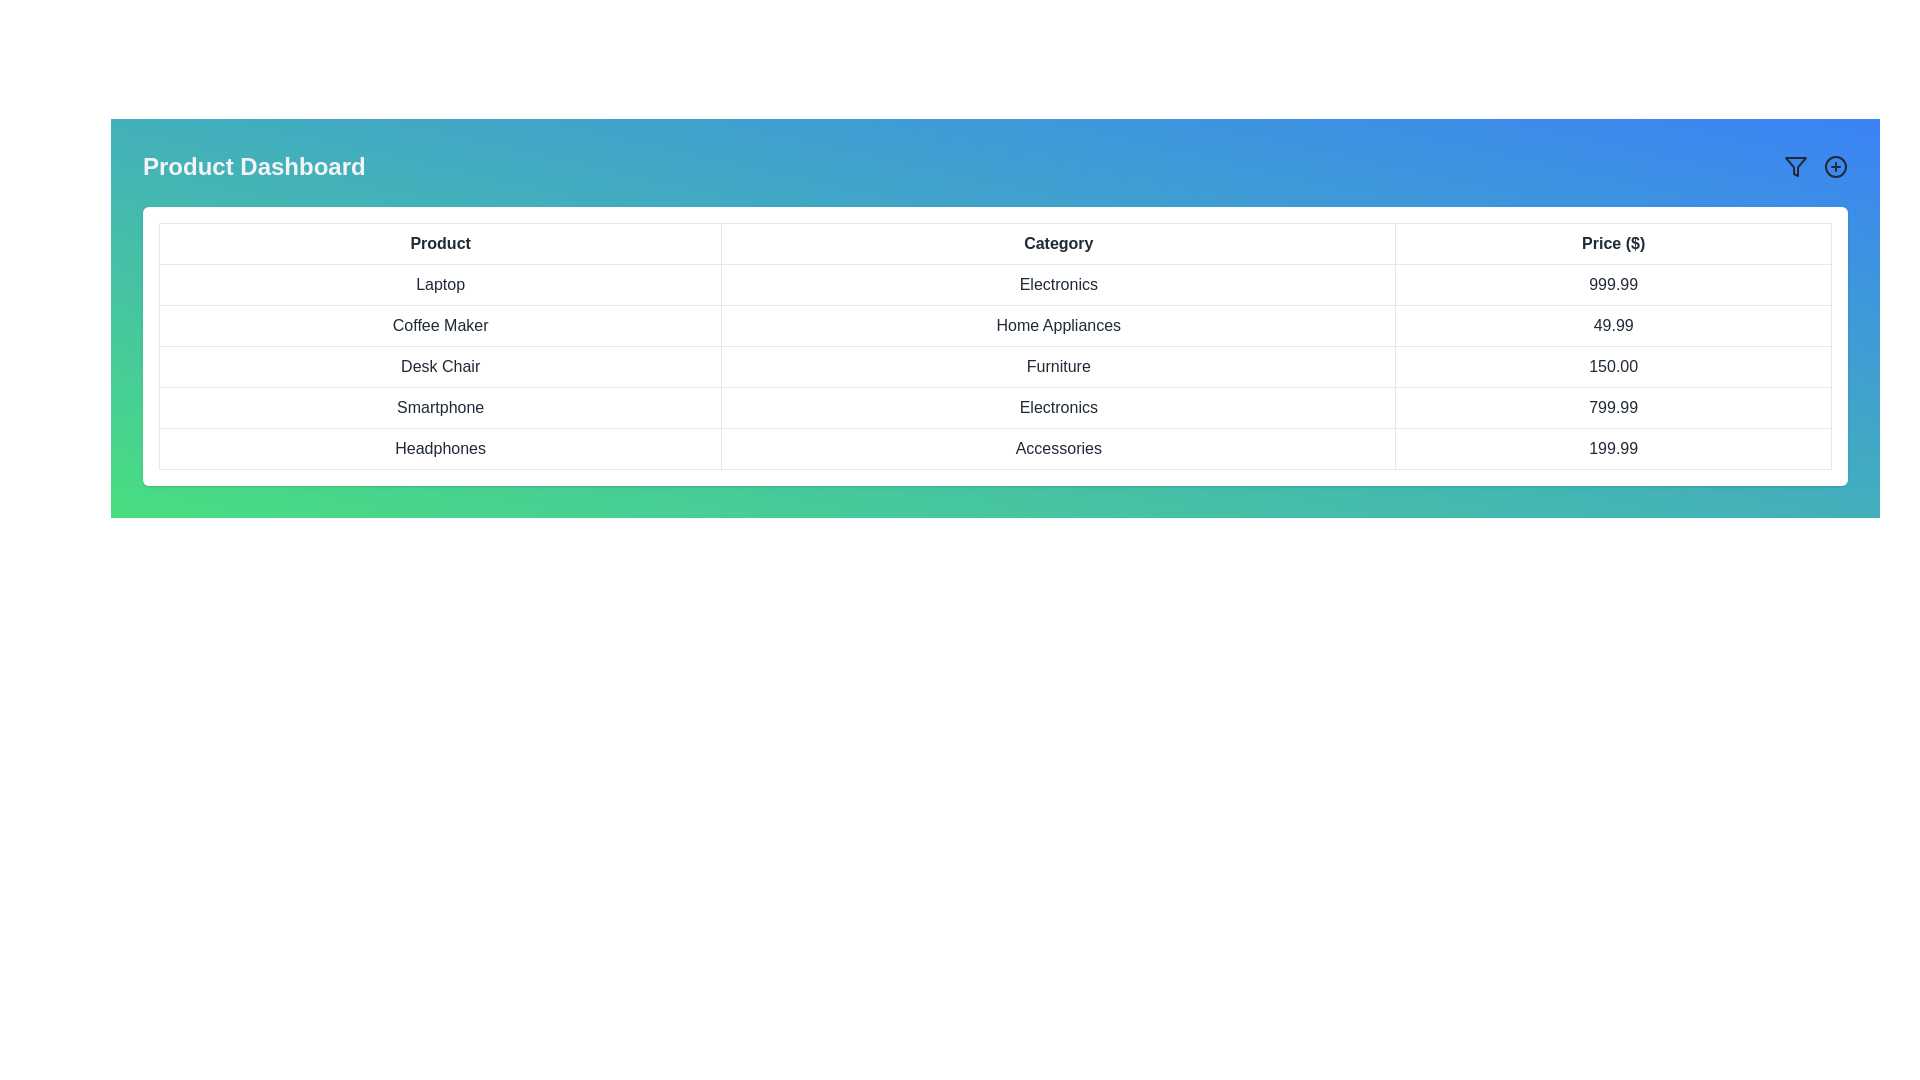  What do you see at coordinates (439, 447) in the screenshot?
I see `the last product name label in the data table under the 'Product' column` at bounding box center [439, 447].